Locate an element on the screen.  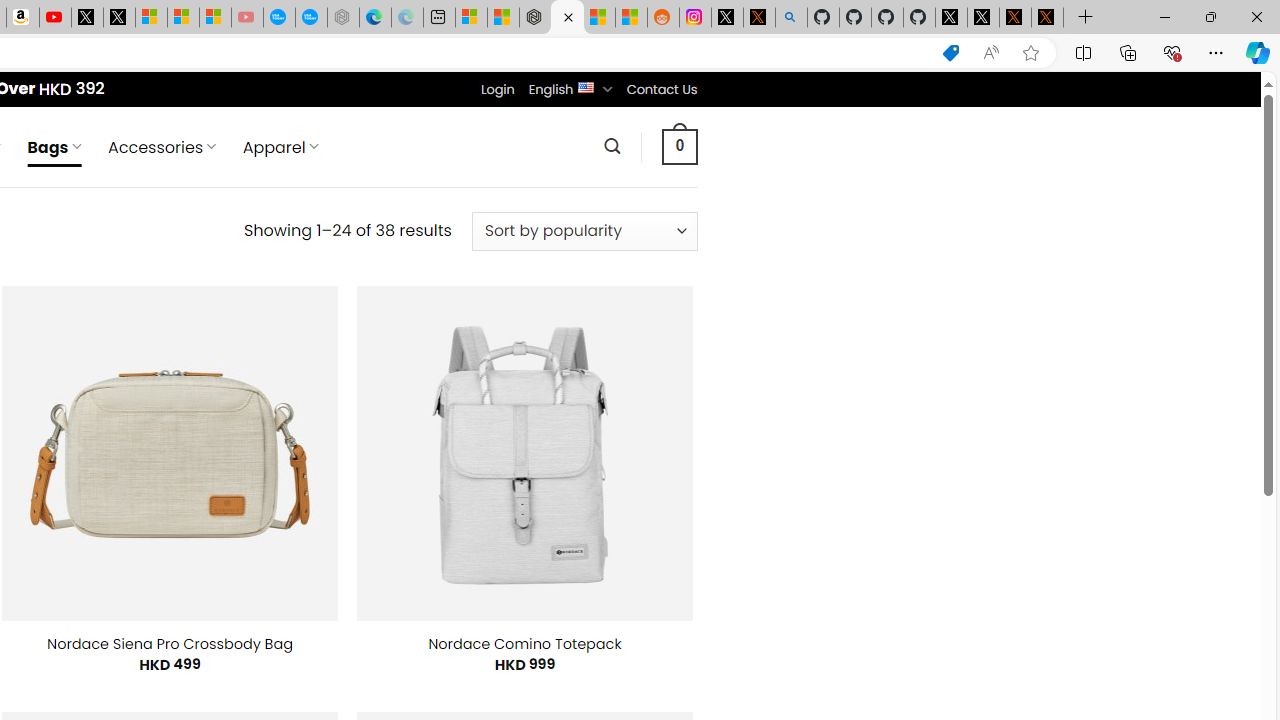
'Nordace - Bags' is located at coordinates (566, 17).